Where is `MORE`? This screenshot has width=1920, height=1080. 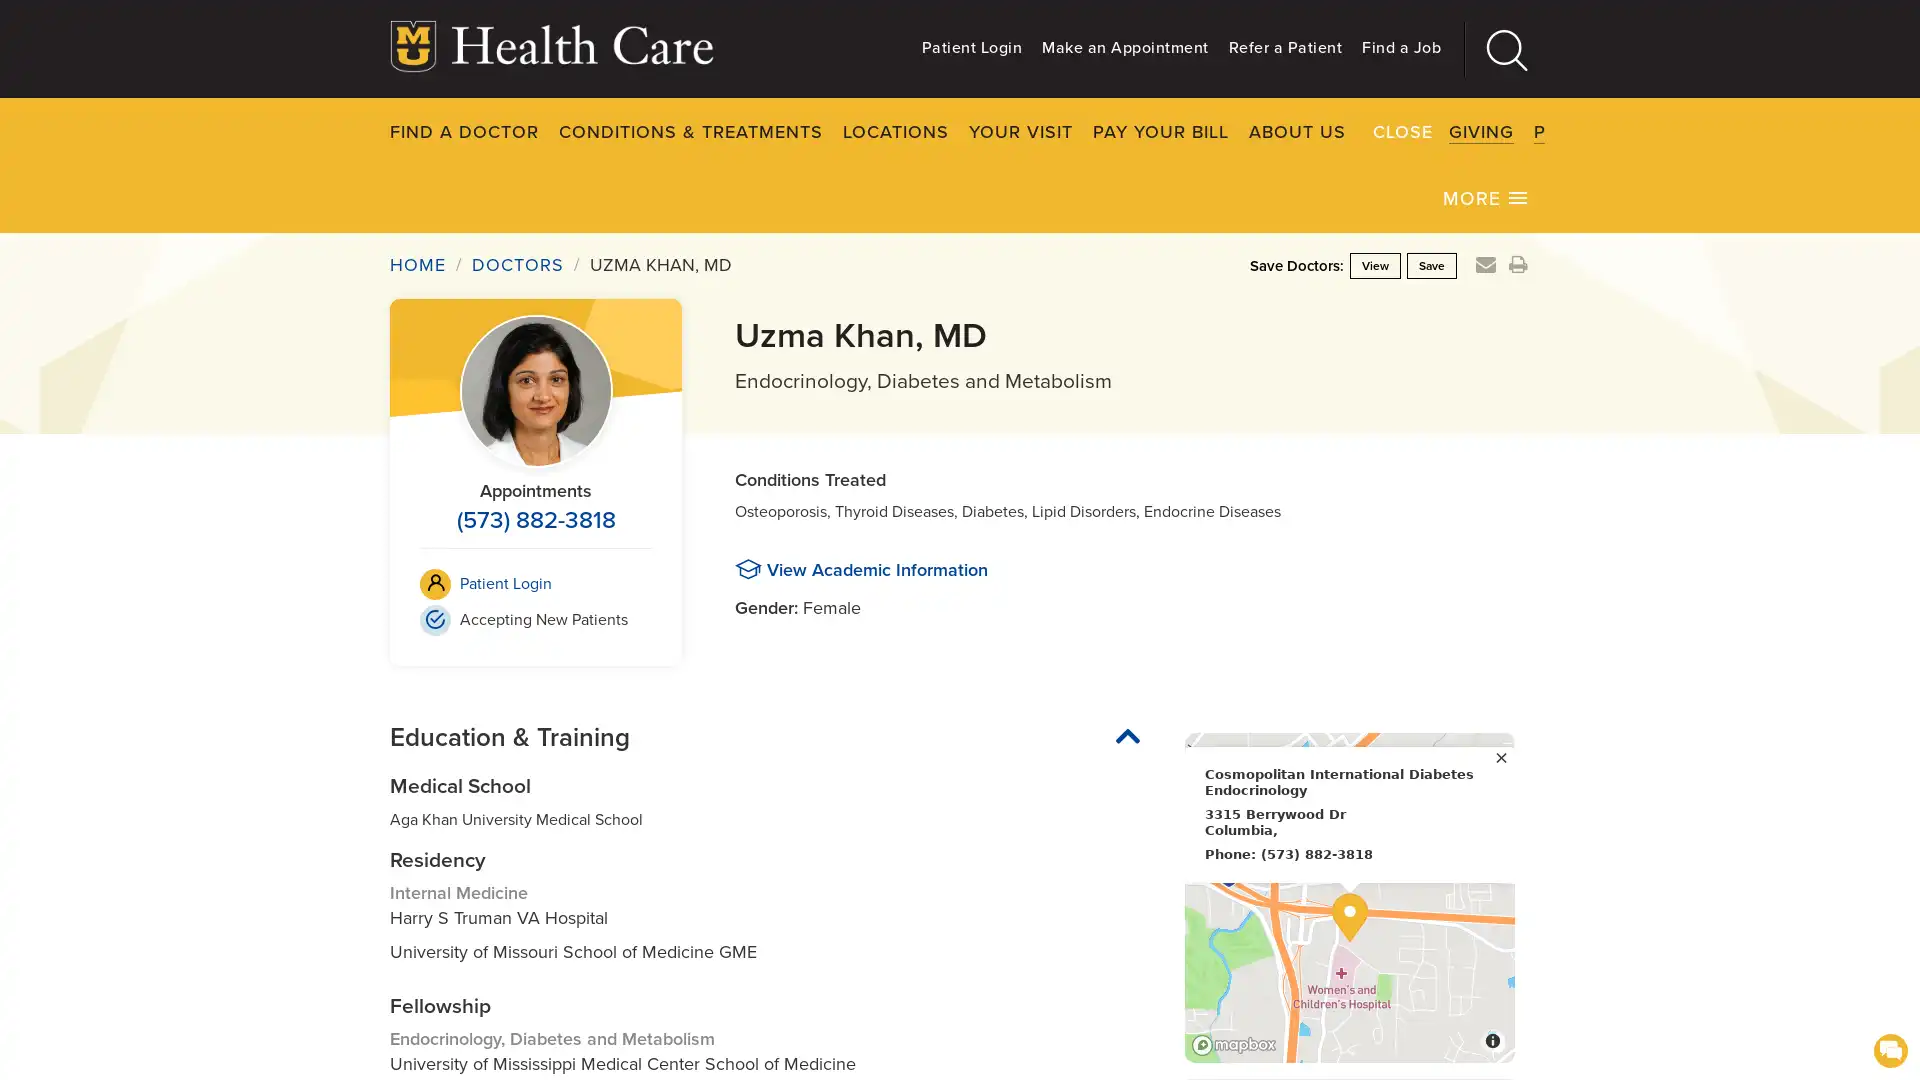 MORE is located at coordinates (1486, 196).